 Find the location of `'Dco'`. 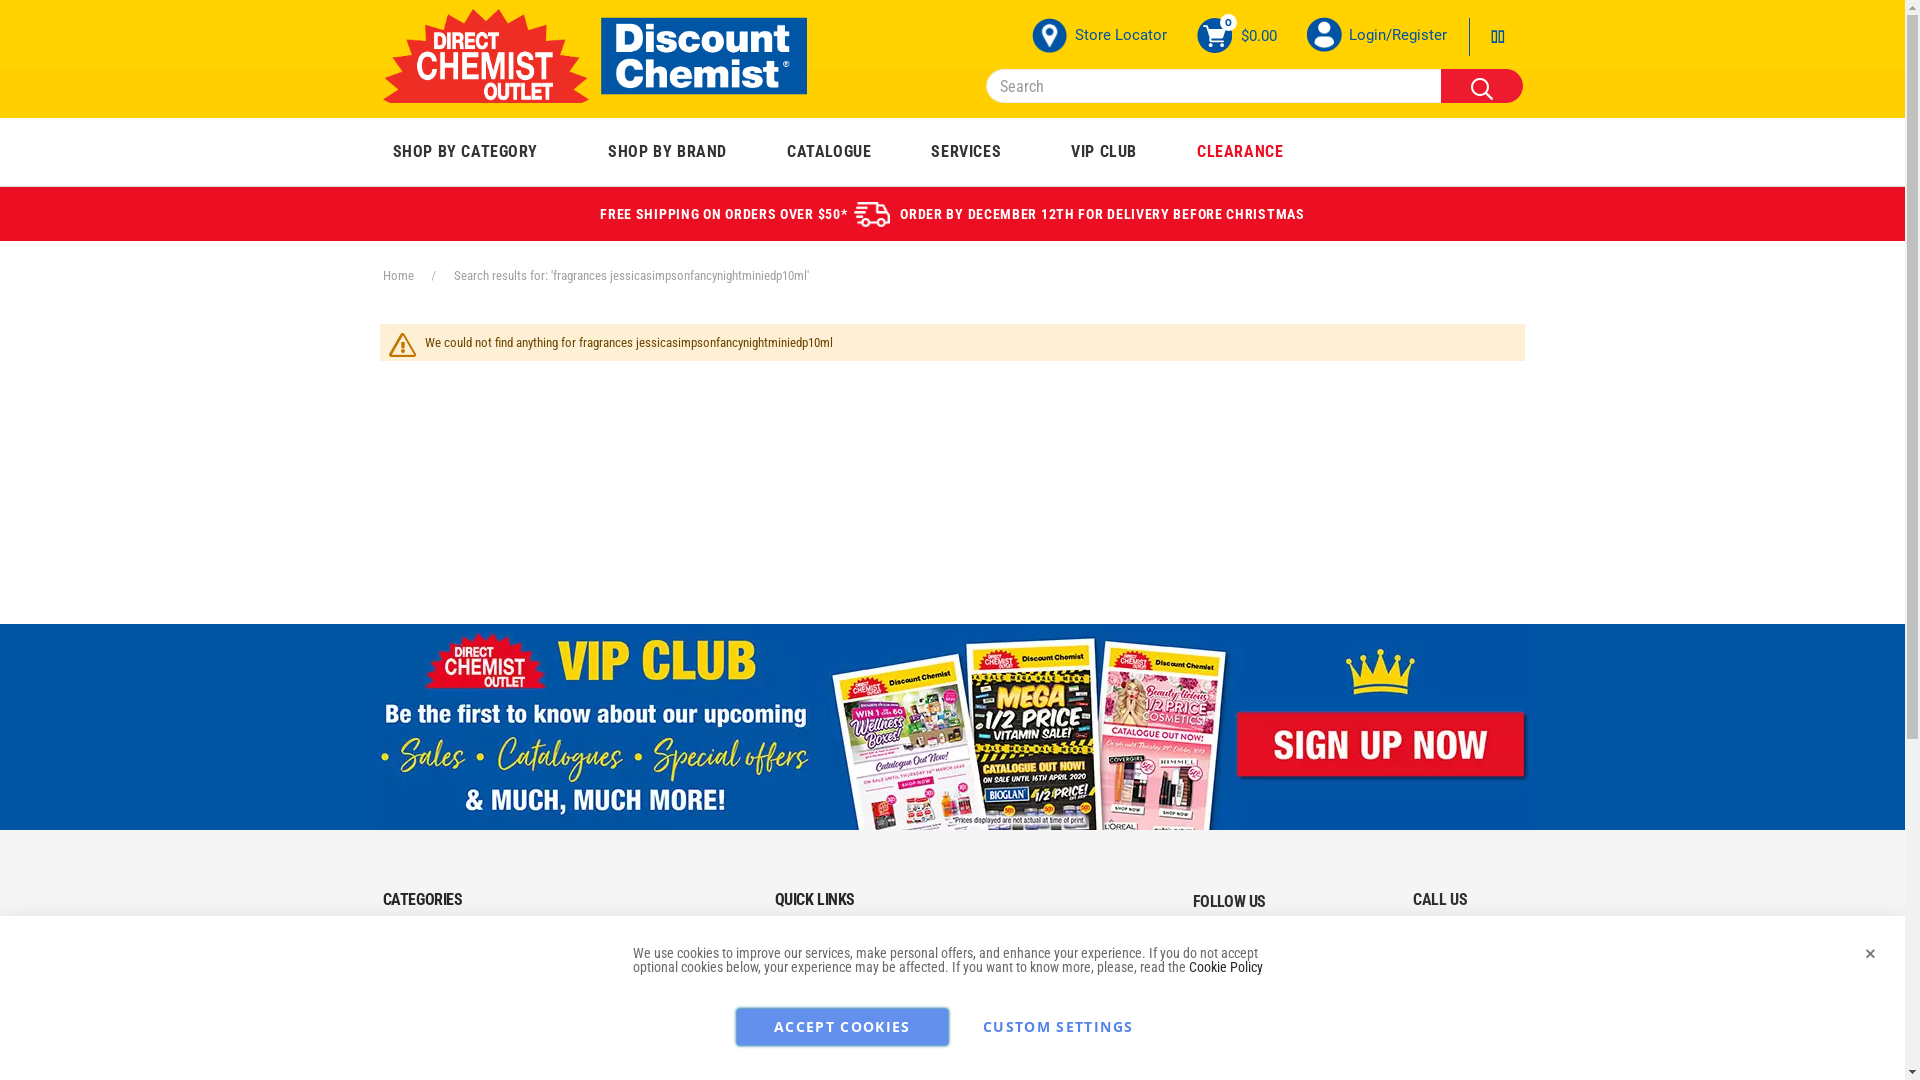

'Dco' is located at coordinates (593, 55).